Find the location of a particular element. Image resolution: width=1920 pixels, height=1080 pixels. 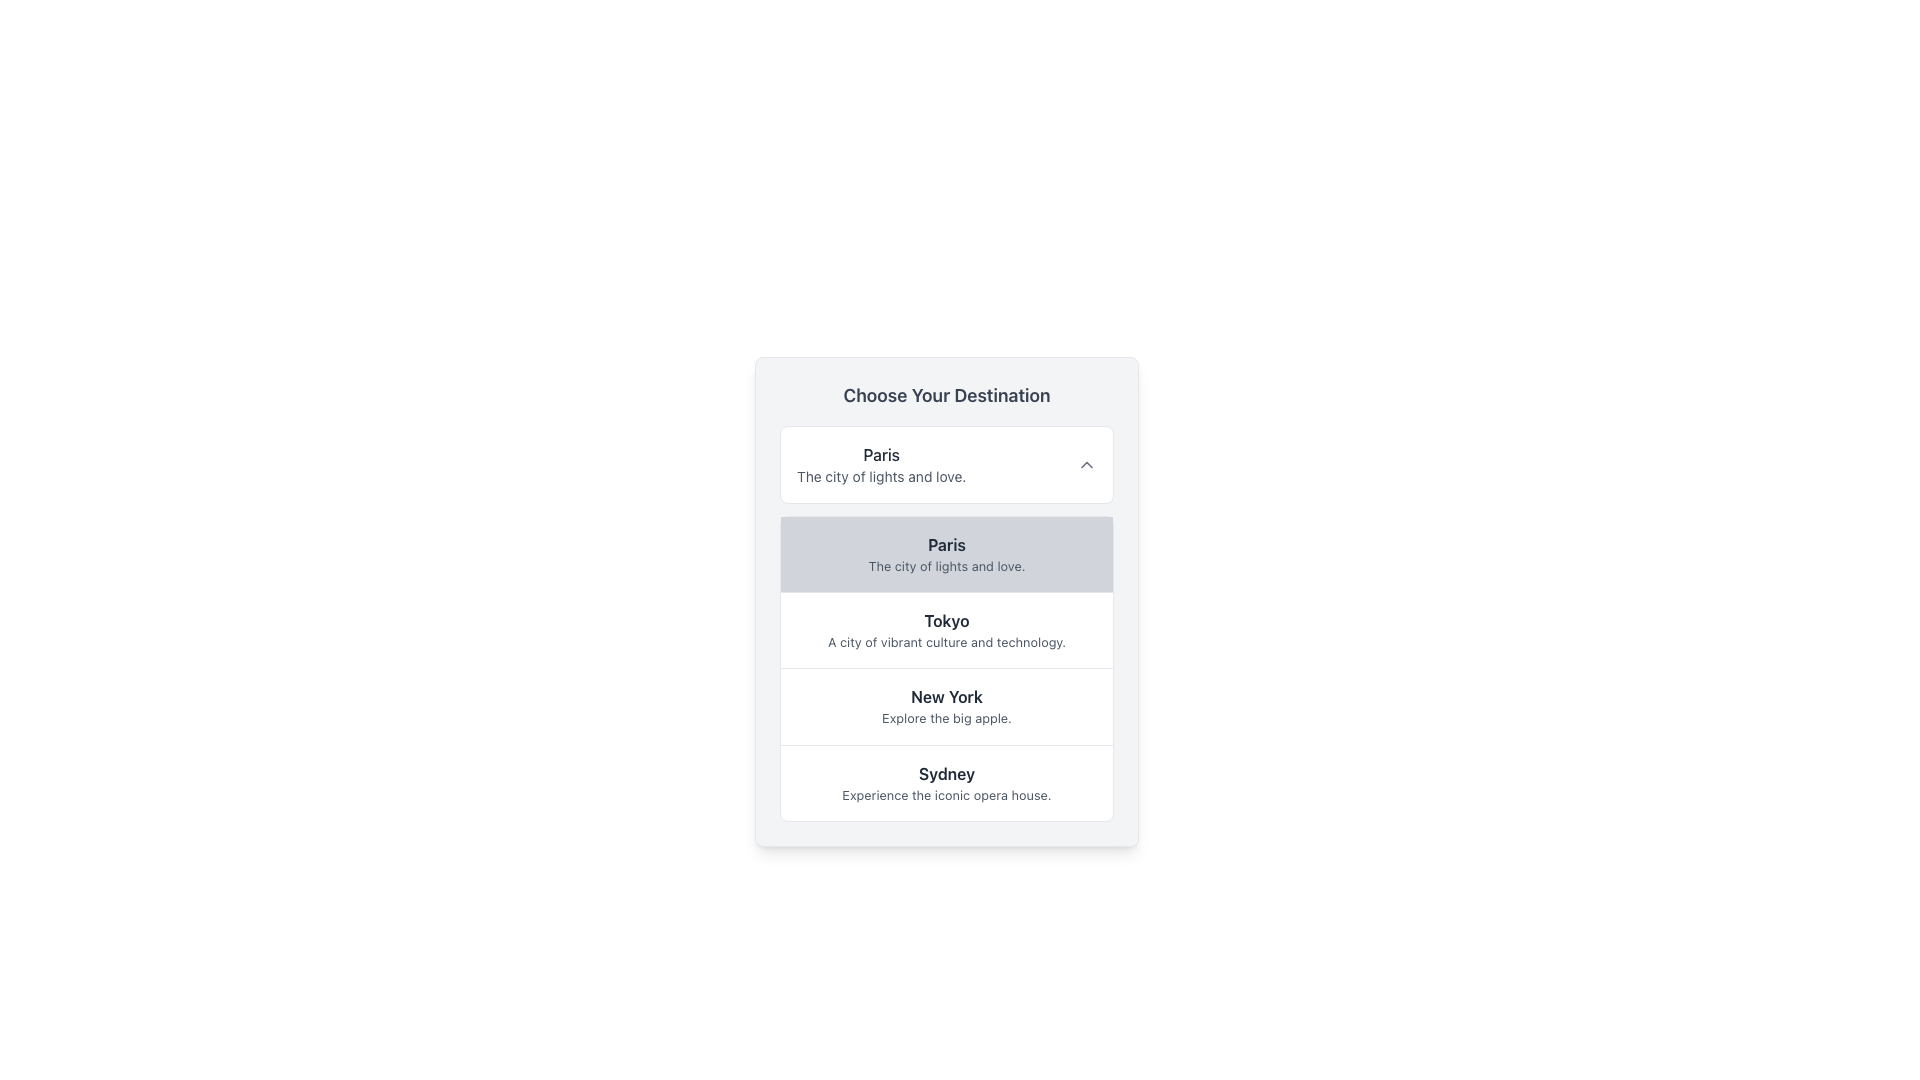

the list item displaying 'New York' is located at coordinates (945, 704).